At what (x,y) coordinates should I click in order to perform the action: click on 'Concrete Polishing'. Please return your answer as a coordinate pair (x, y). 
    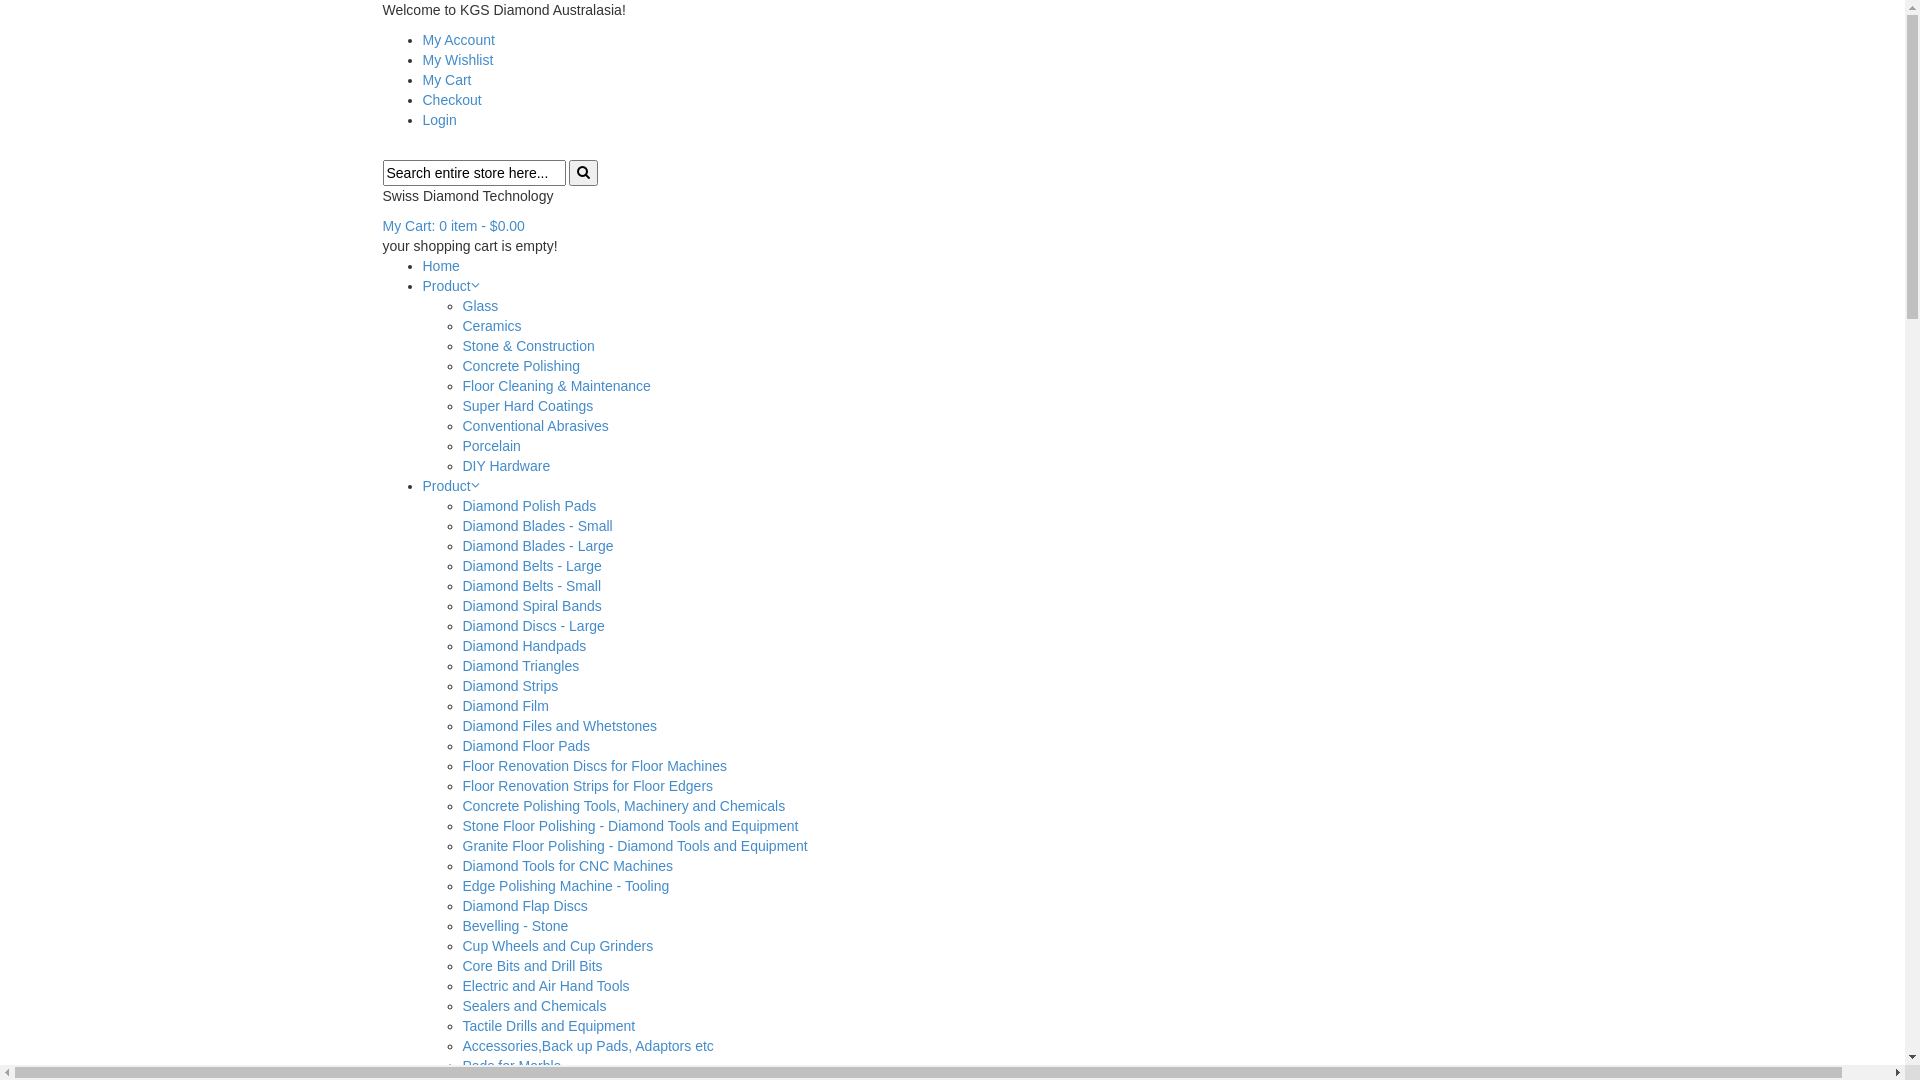
    Looking at the image, I should click on (521, 366).